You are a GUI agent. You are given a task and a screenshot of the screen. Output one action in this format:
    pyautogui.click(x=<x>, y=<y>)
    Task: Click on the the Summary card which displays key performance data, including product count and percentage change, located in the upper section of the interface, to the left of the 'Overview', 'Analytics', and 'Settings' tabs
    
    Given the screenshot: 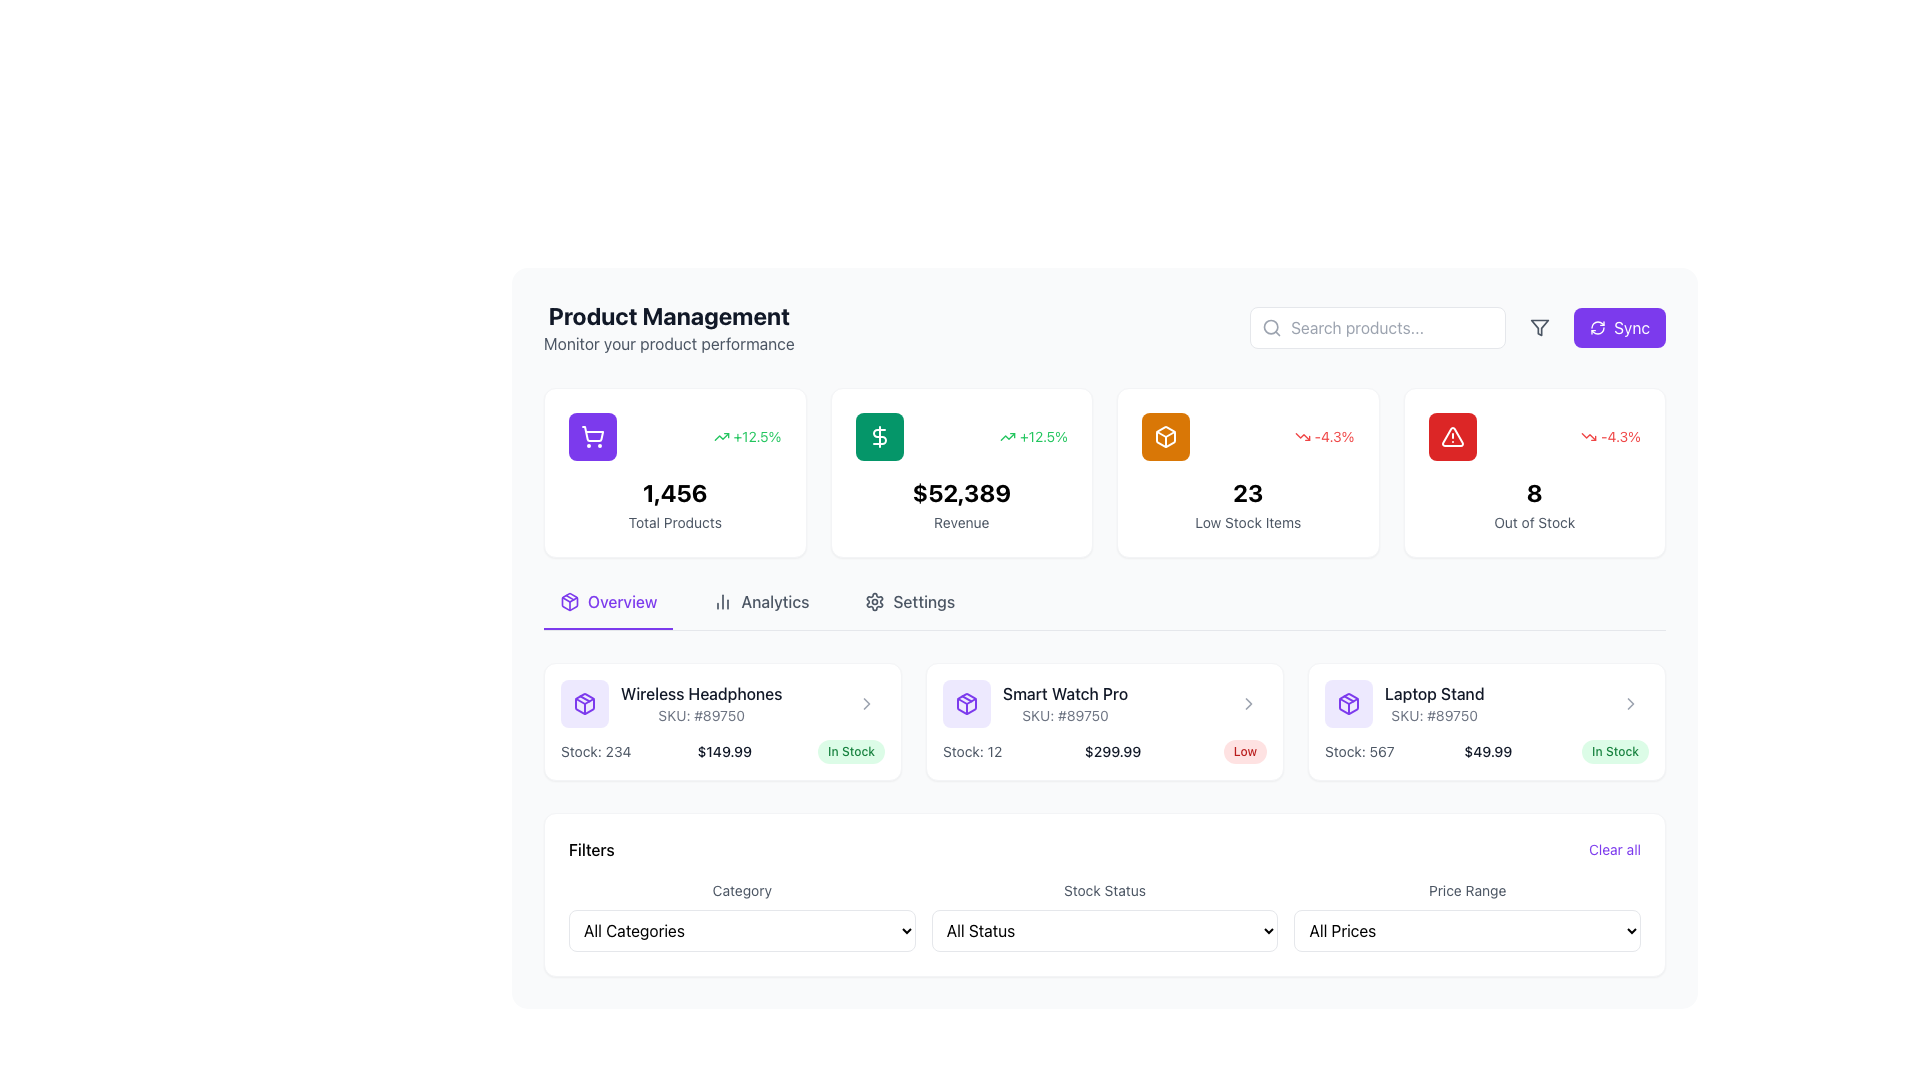 What is the action you would take?
    pyautogui.click(x=675, y=473)
    